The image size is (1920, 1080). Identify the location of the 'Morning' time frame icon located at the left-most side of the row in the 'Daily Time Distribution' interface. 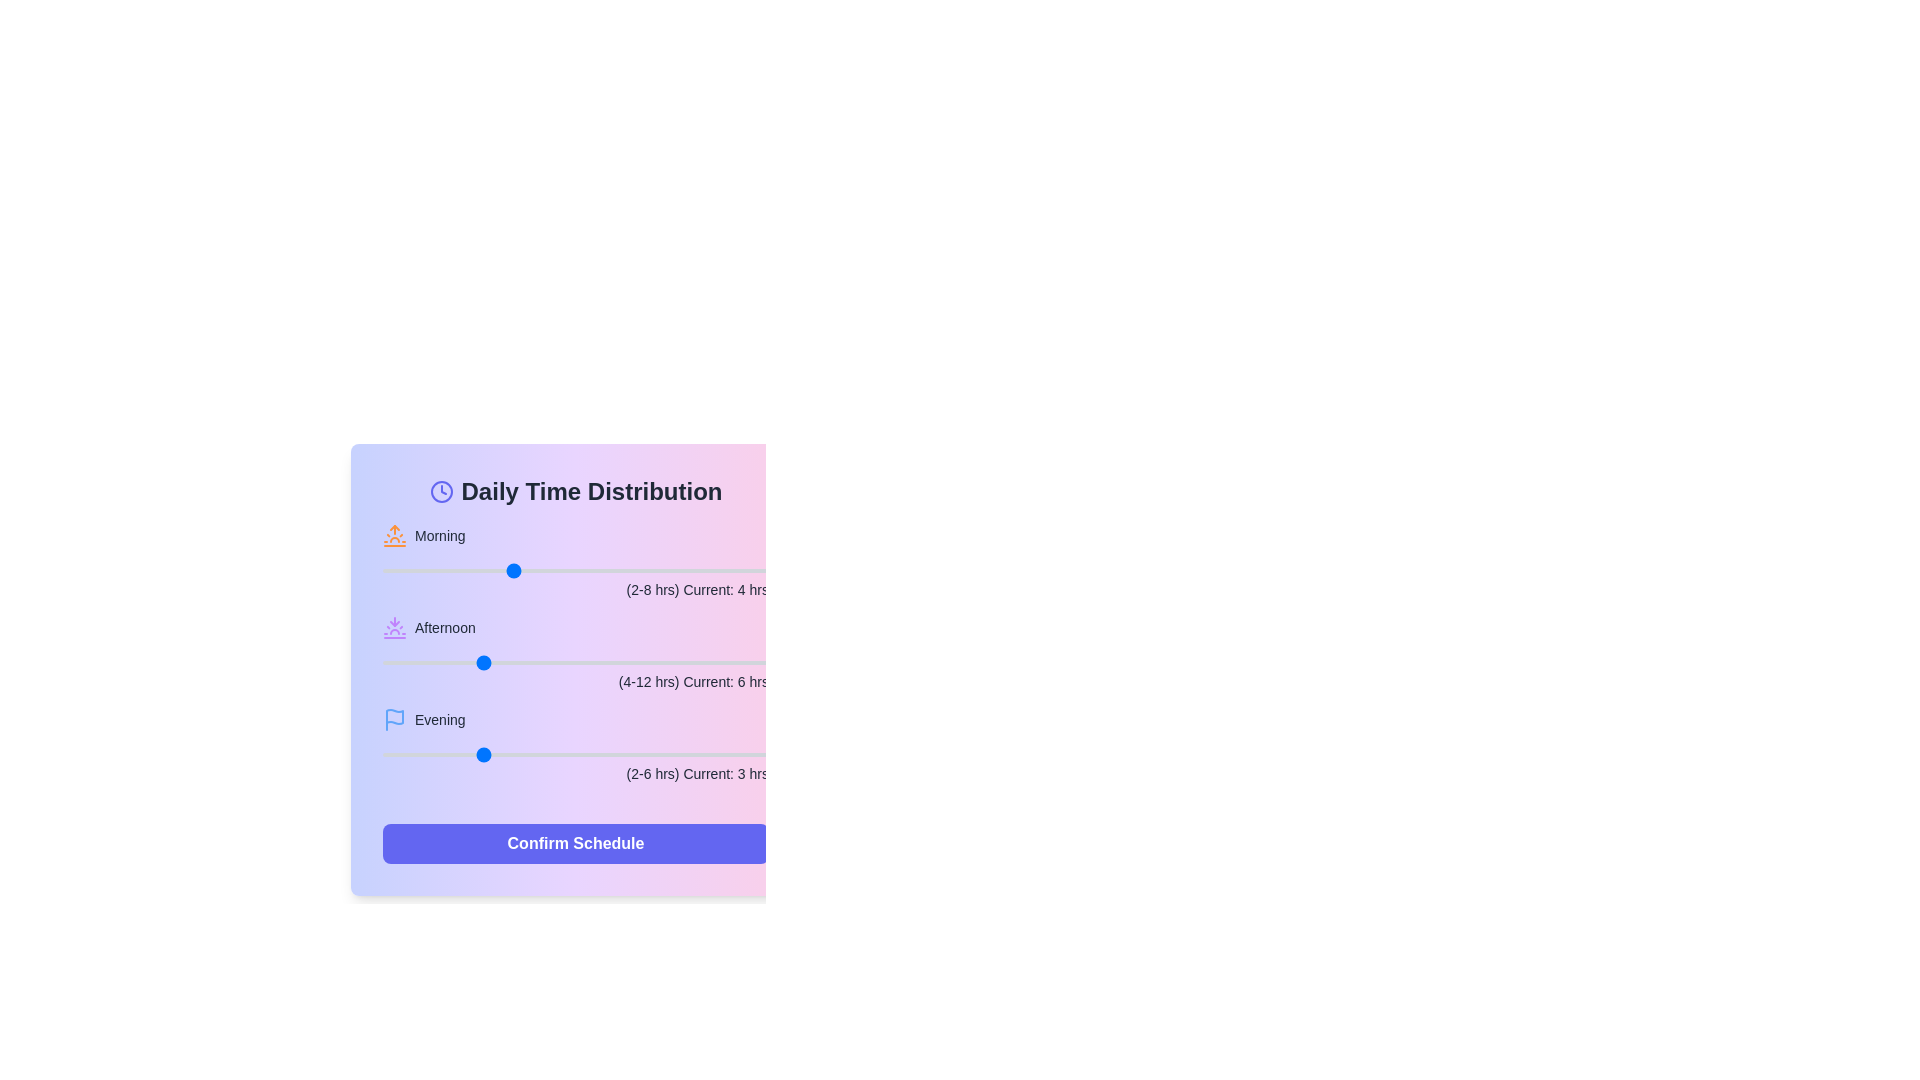
(394, 535).